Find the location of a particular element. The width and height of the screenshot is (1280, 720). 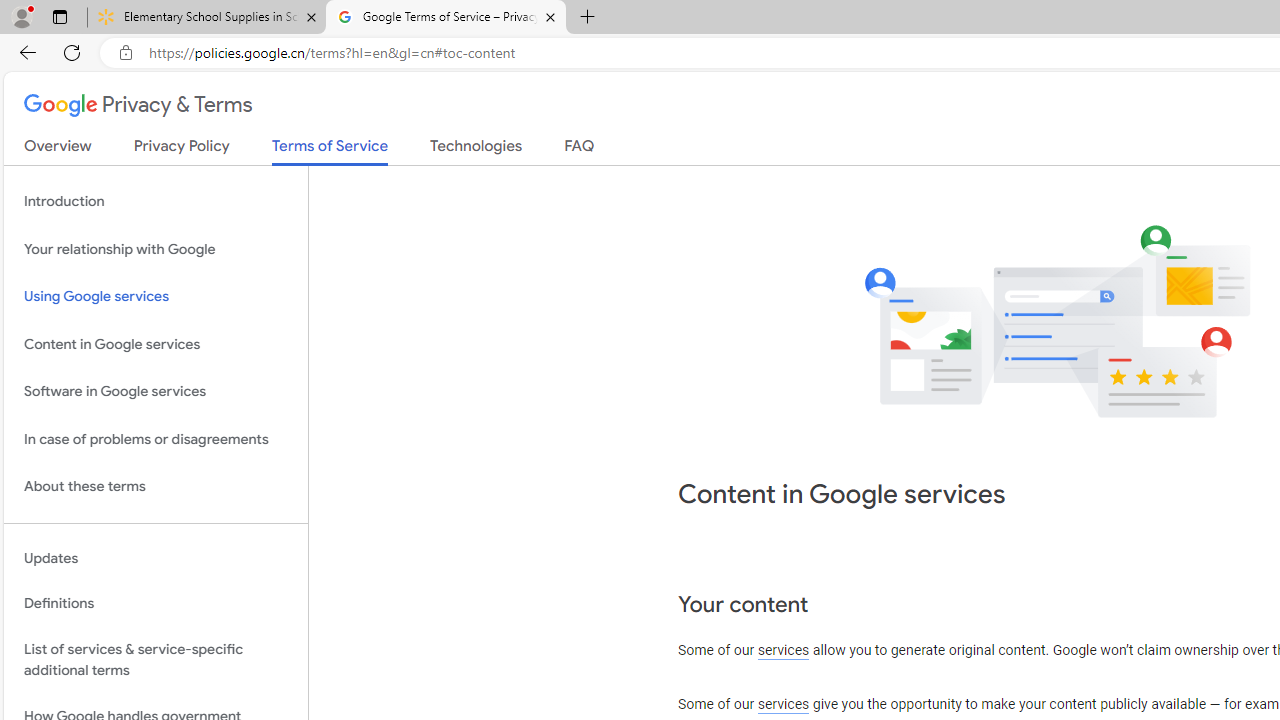

'Refresh' is located at coordinates (72, 51).